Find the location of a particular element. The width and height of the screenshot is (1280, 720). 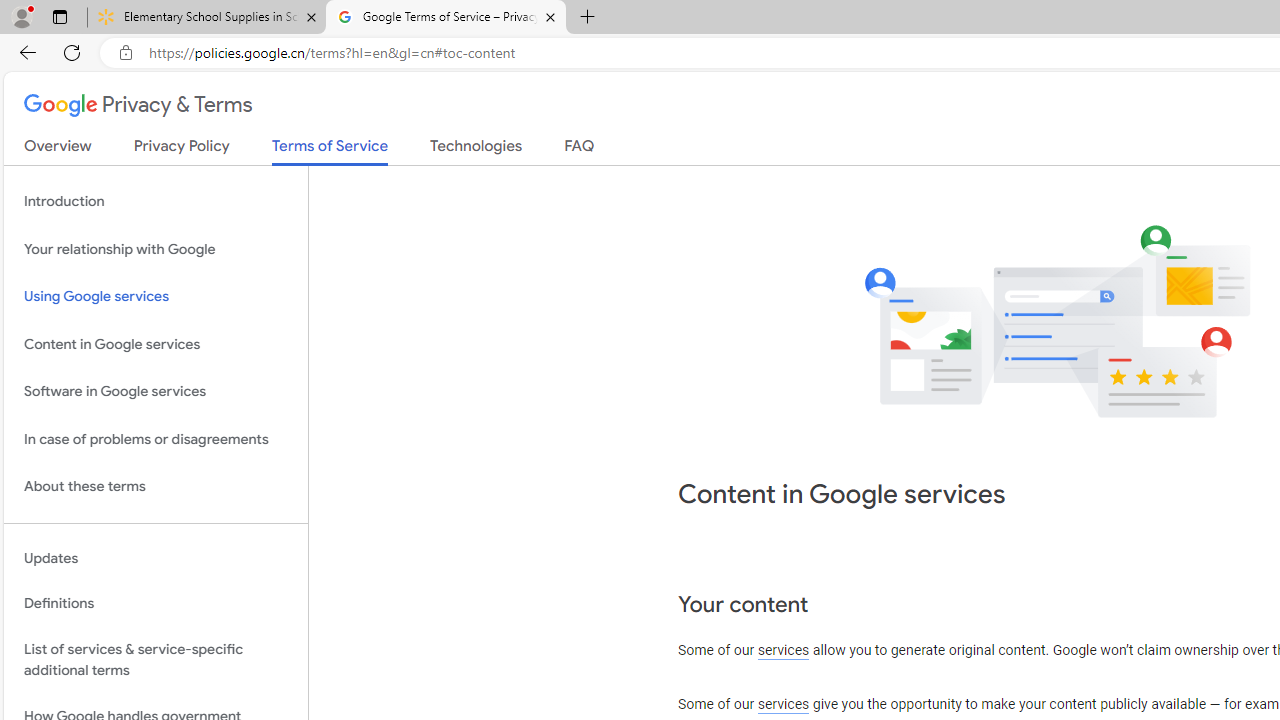

'Refresh' is located at coordinates (72, 51).